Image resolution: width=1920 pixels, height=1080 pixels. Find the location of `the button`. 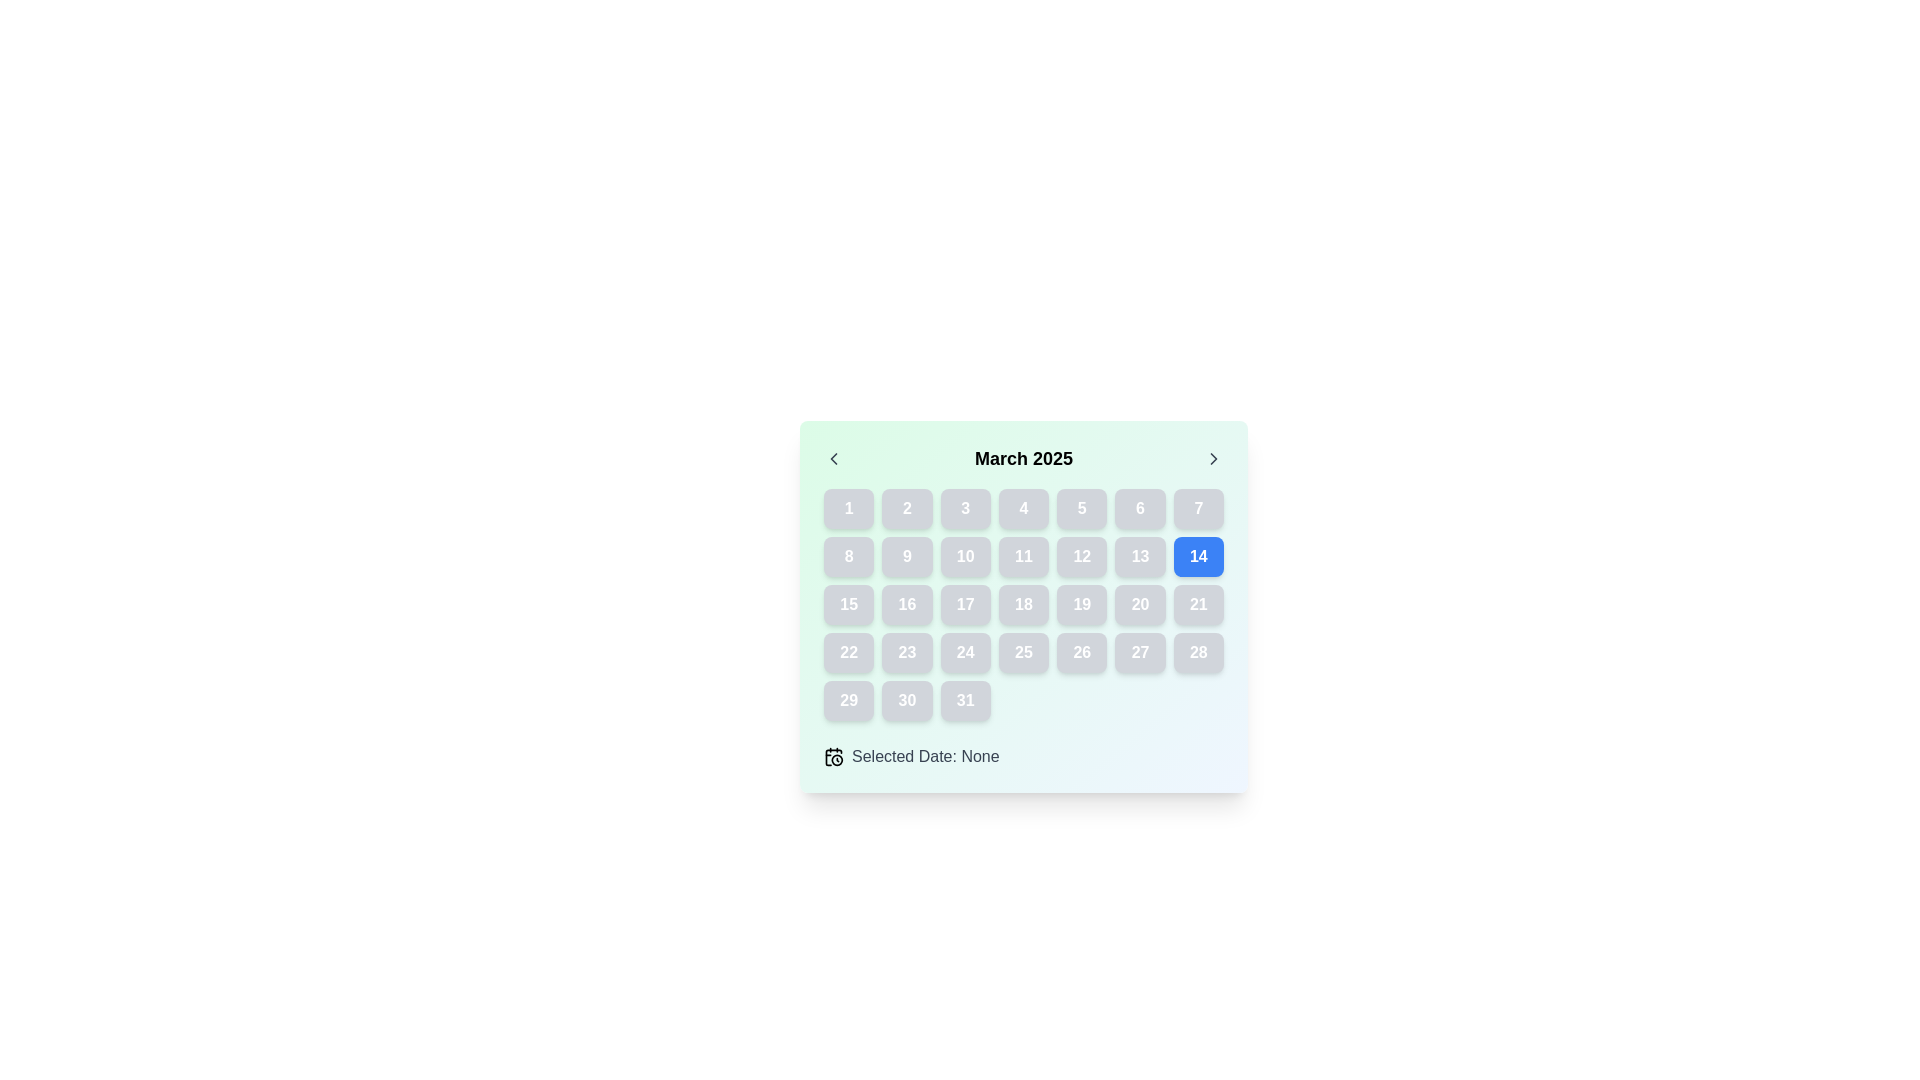

the button is located at coordinates (1140, 556).